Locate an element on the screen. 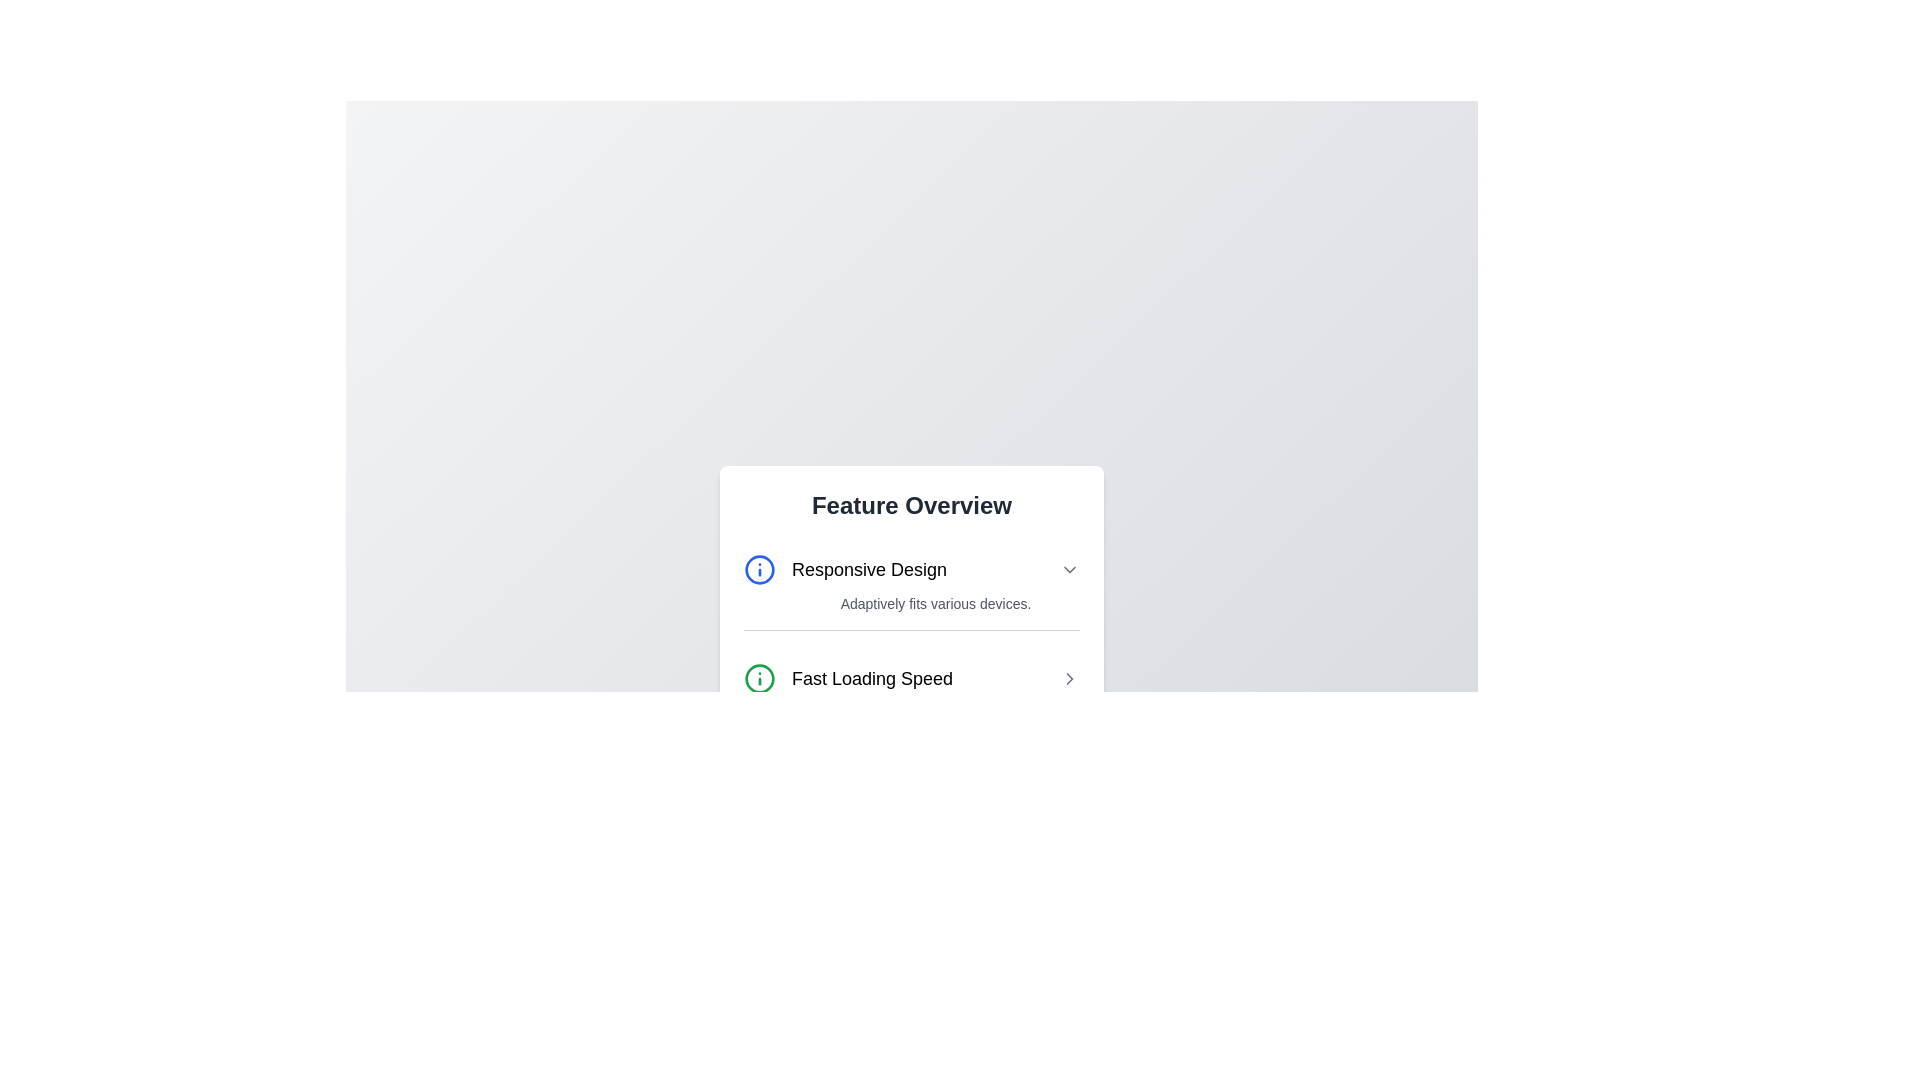 This screenshot has height=1080, width=1920. feature title 'Fast Loading Speed' from the centrally aligned label with icon located in the second row of the feature list under 'Feature Overview' is located at coordinates (848, 677).